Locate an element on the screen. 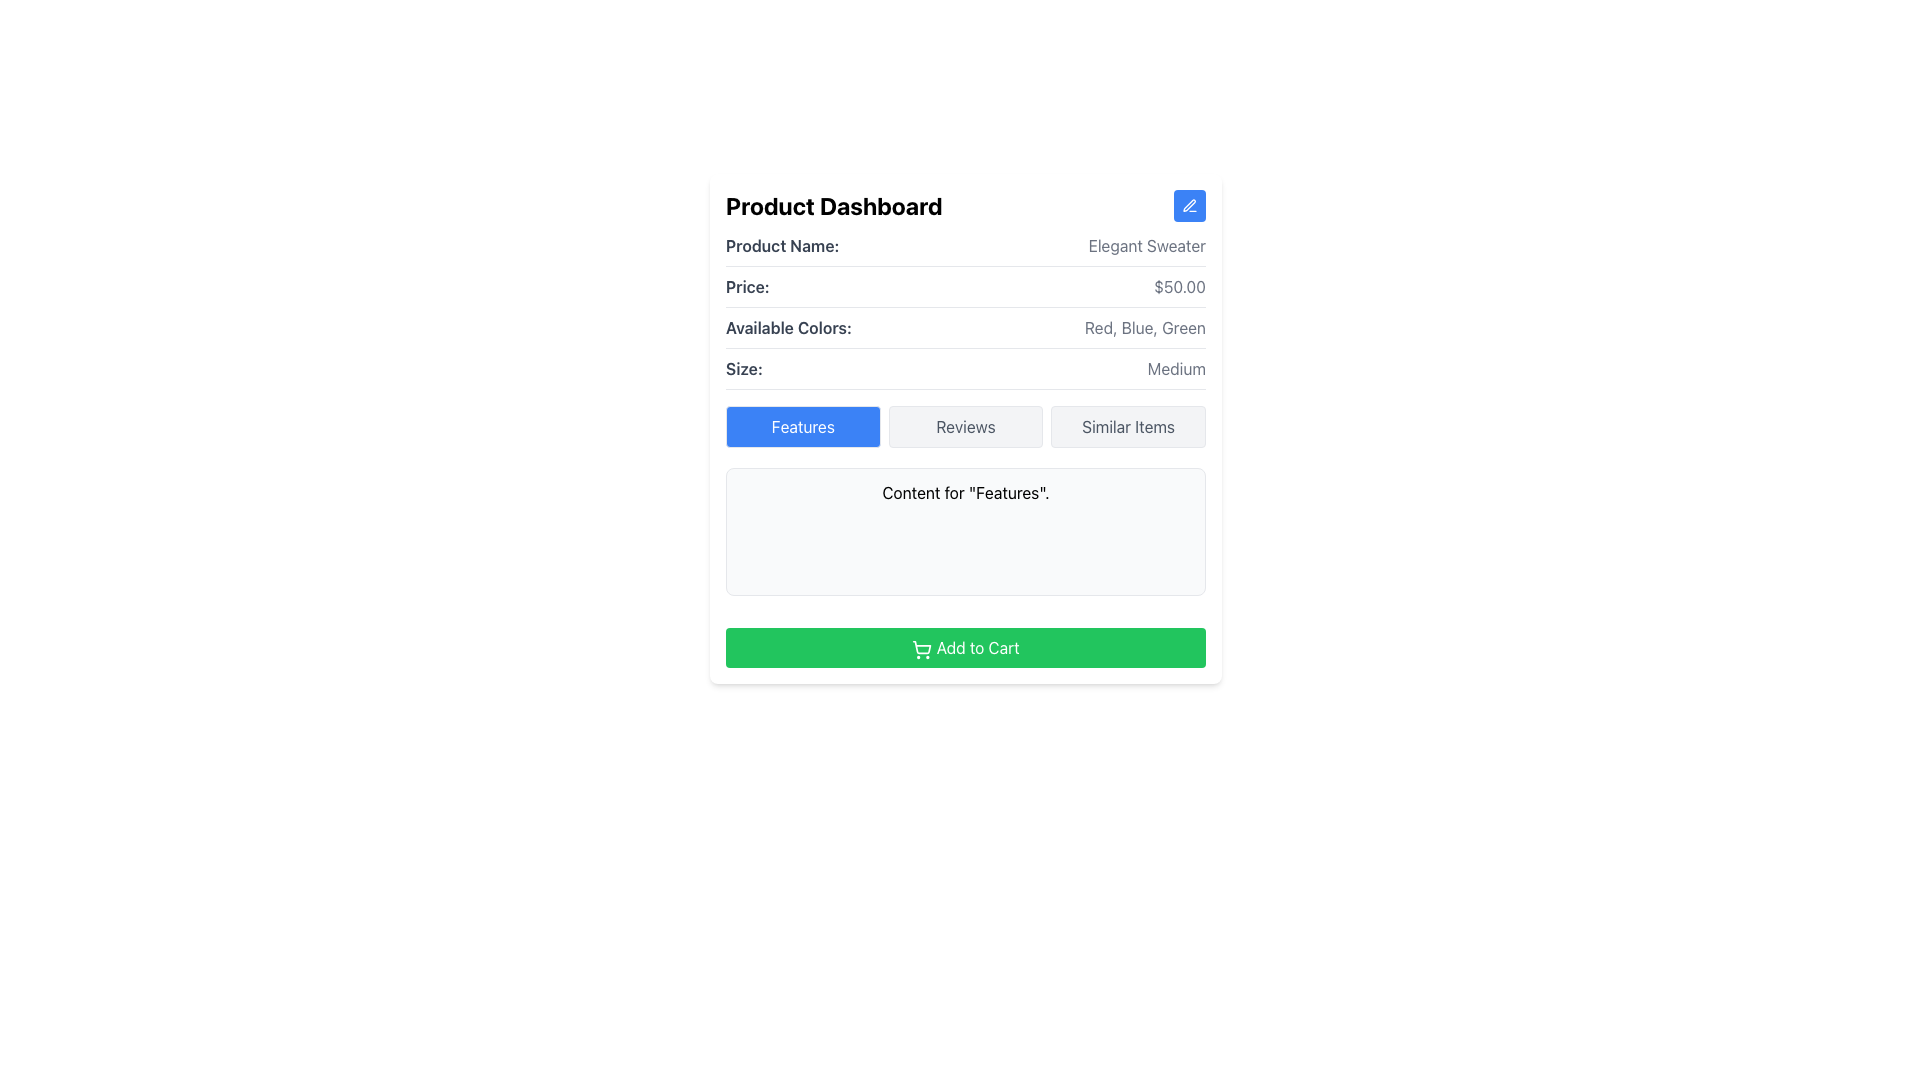  the static text label displaying '$50.00', which is styled in muted gray and positioned to the right of the label 'Price:' is located at coordinates (1180, 286).